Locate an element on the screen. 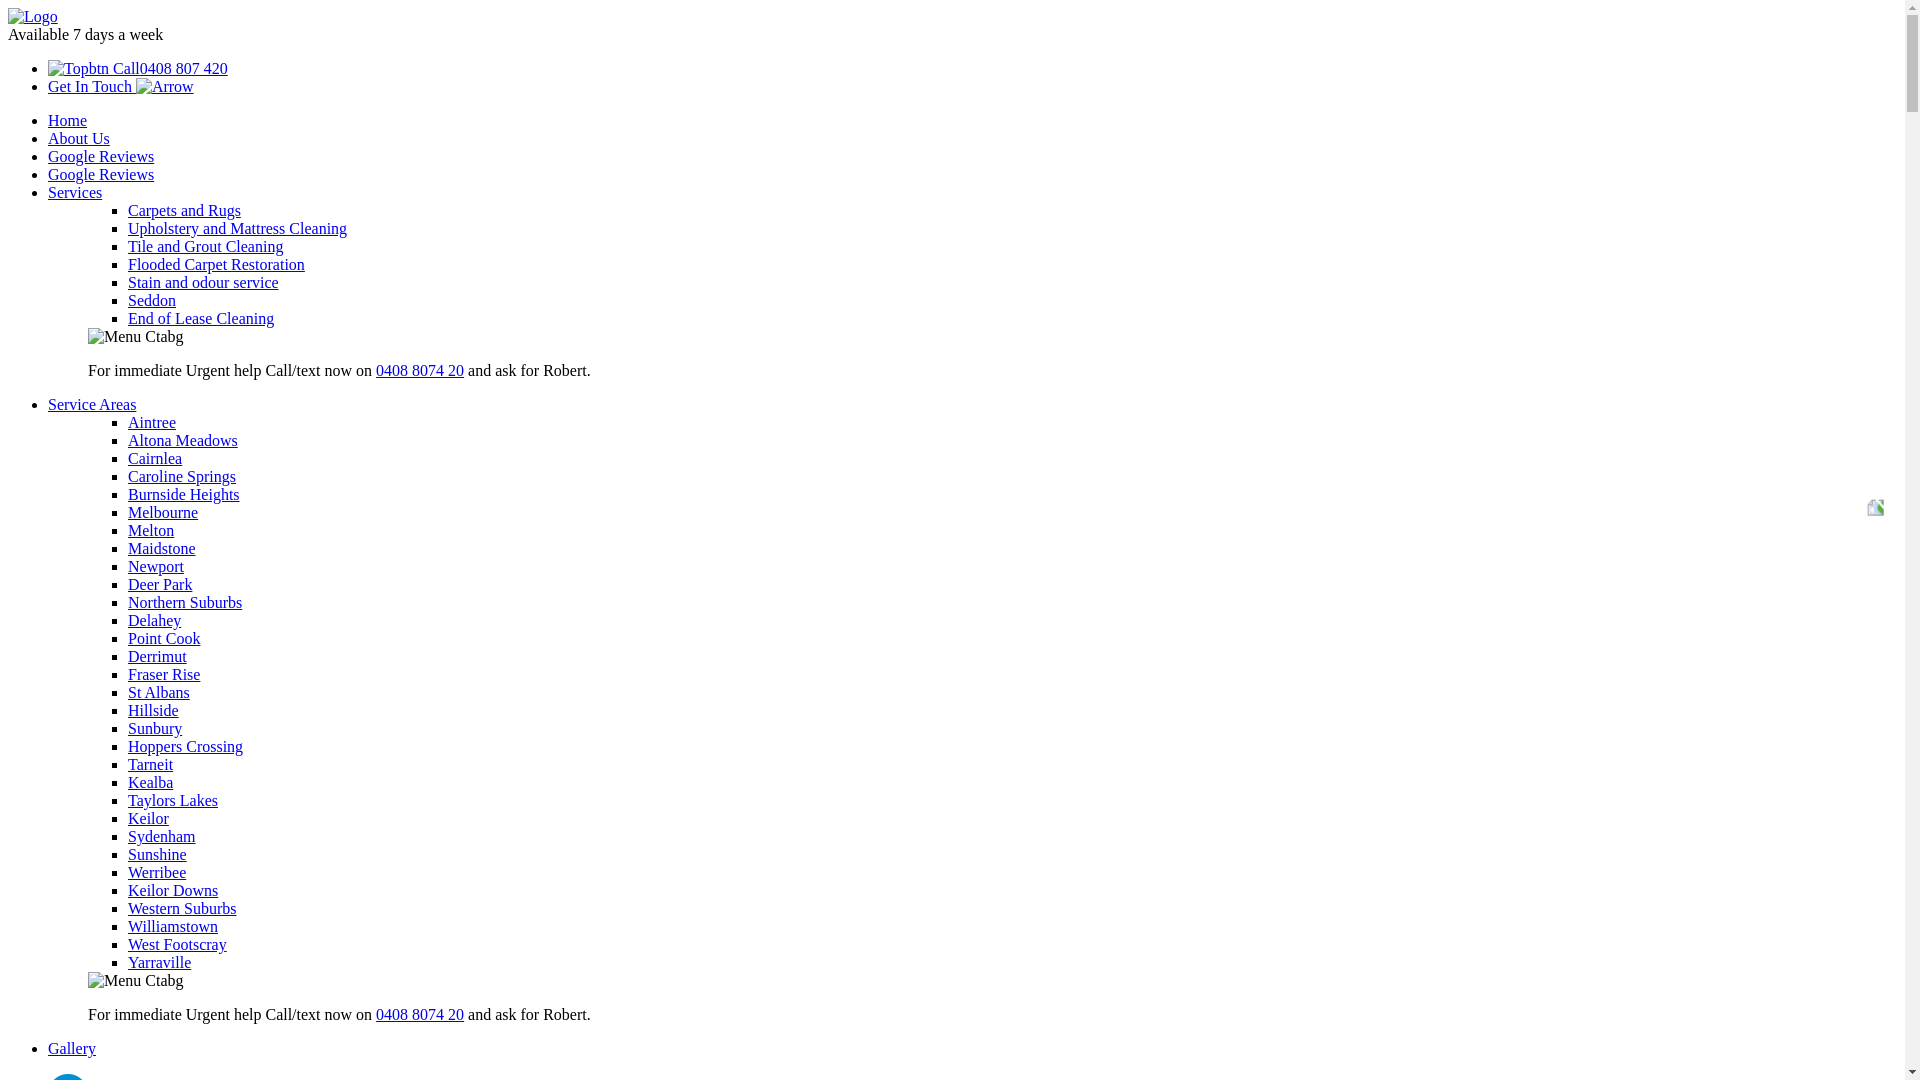  'Gallery' is located at coordinates (72, 1047).